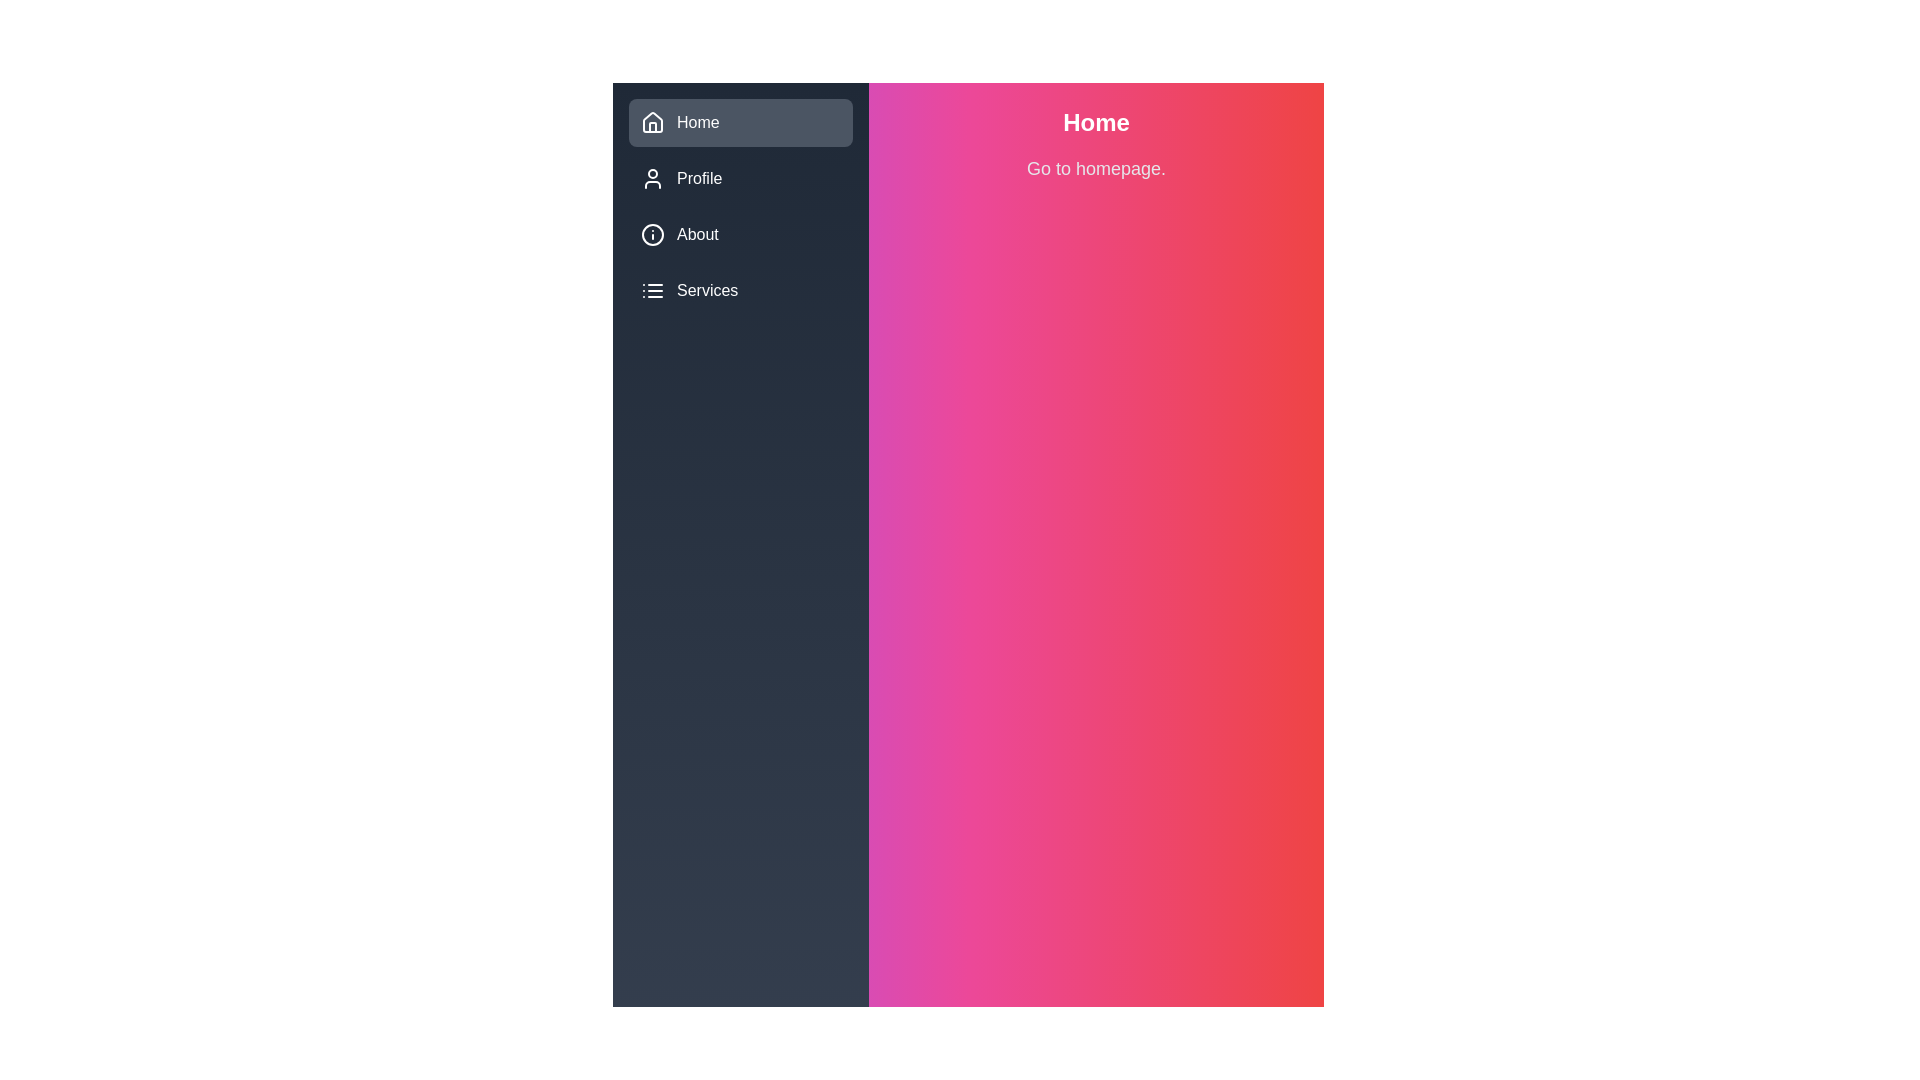 The height and width of the screenshot is (1080, 1920). Describe the element at coordinates (739, 290) in the screenshot. I see `the menu item Services` at that location.